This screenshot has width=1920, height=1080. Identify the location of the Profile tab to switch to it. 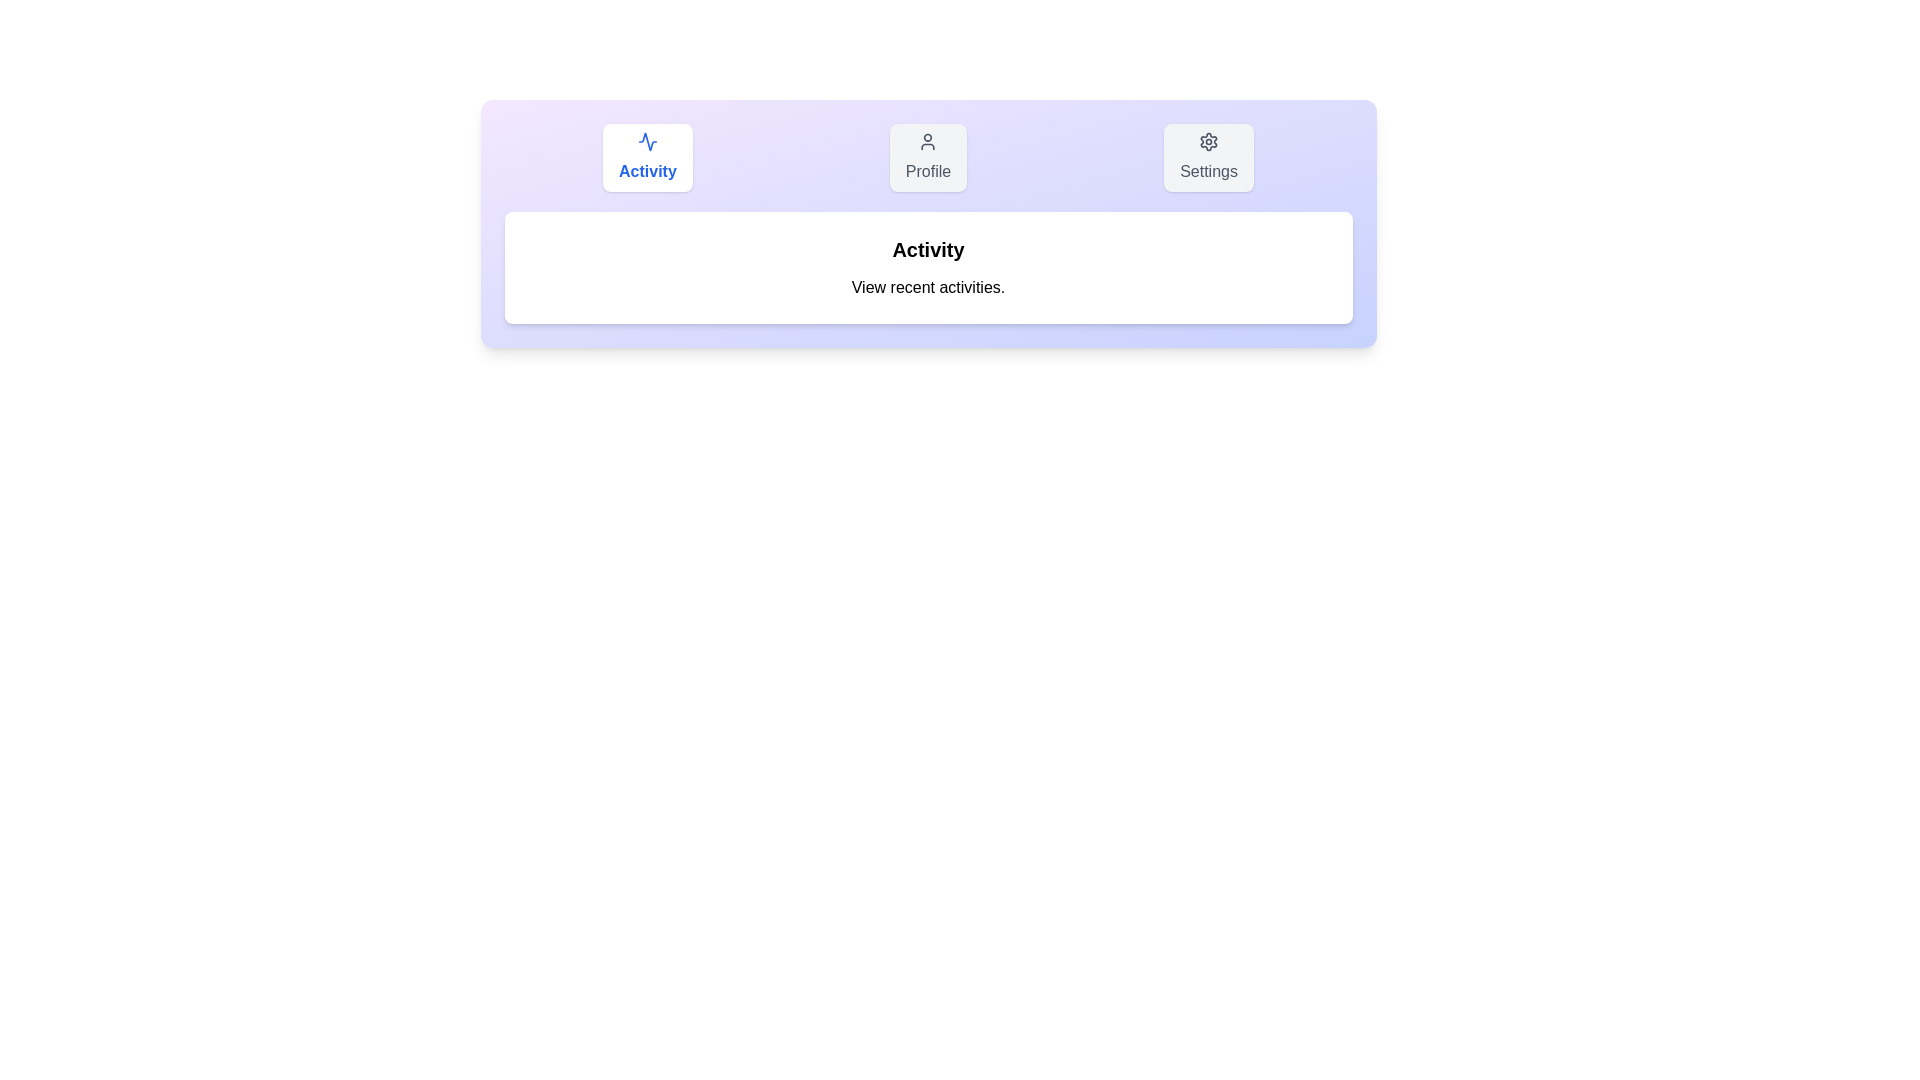
(926, 157).